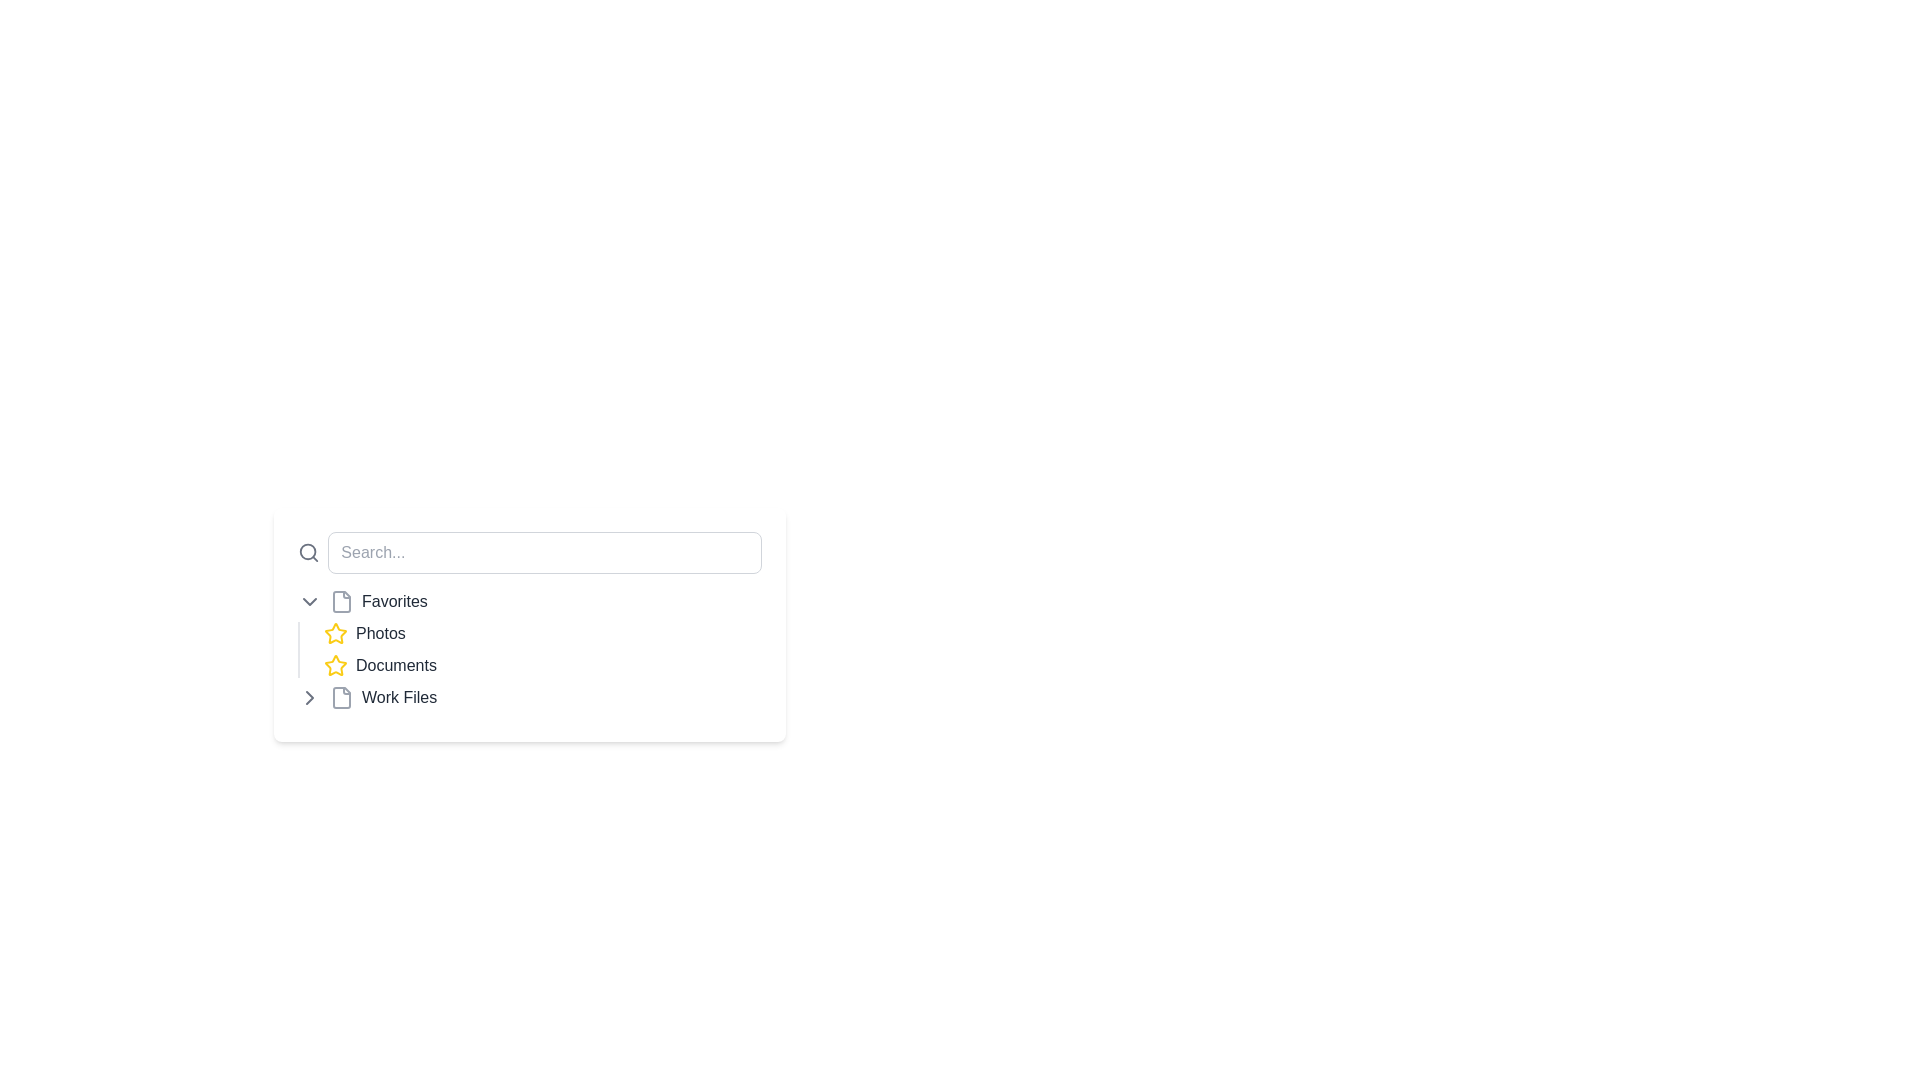 Image resolution: width=1920 pixels, height=1080 pixels. What do you see at coordinates (529, 552) in the screenshot?
I see `the Text Input Field located at the upper part of its card-like structure to activate the search functionality` at bounding box center [529, 552].